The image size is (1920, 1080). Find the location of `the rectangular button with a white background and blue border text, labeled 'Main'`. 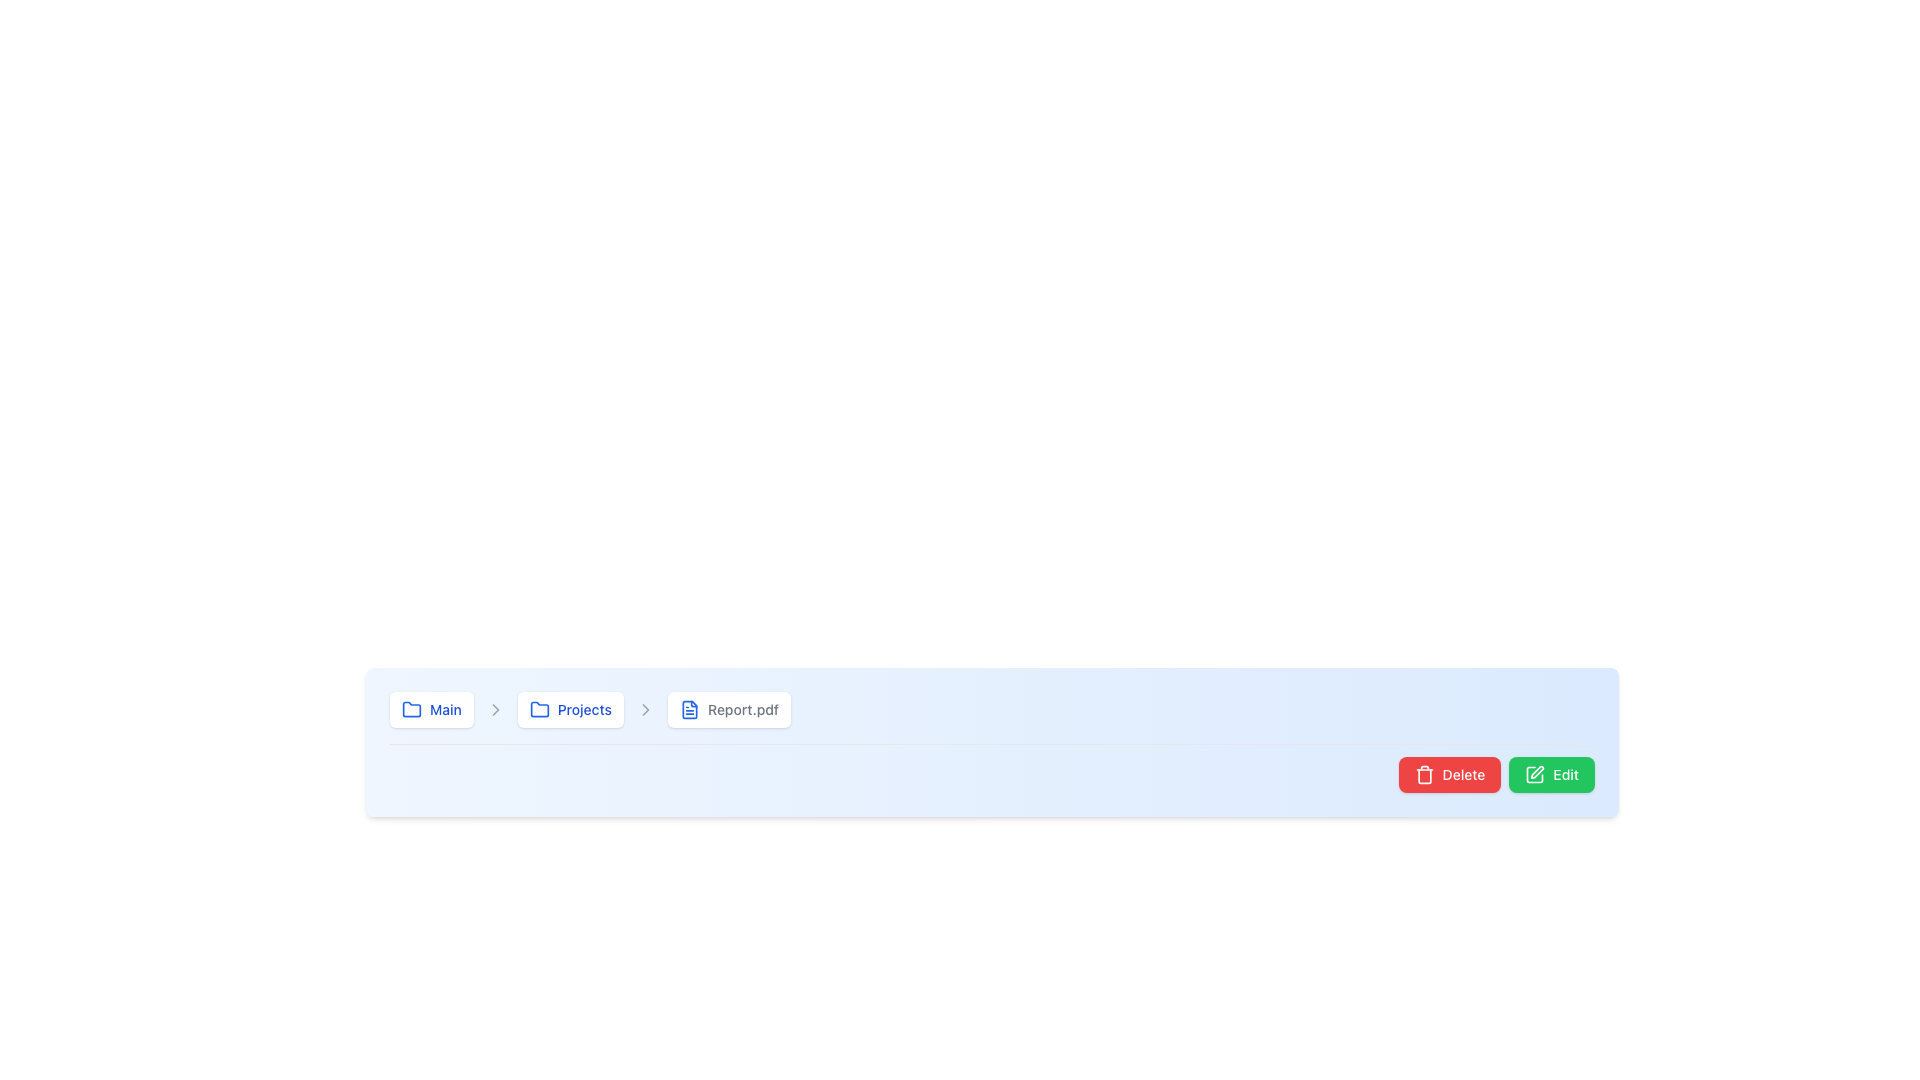

the rectangular button with a white background and blue border text, labeled 'Main' is located at coordinates (430, 708).